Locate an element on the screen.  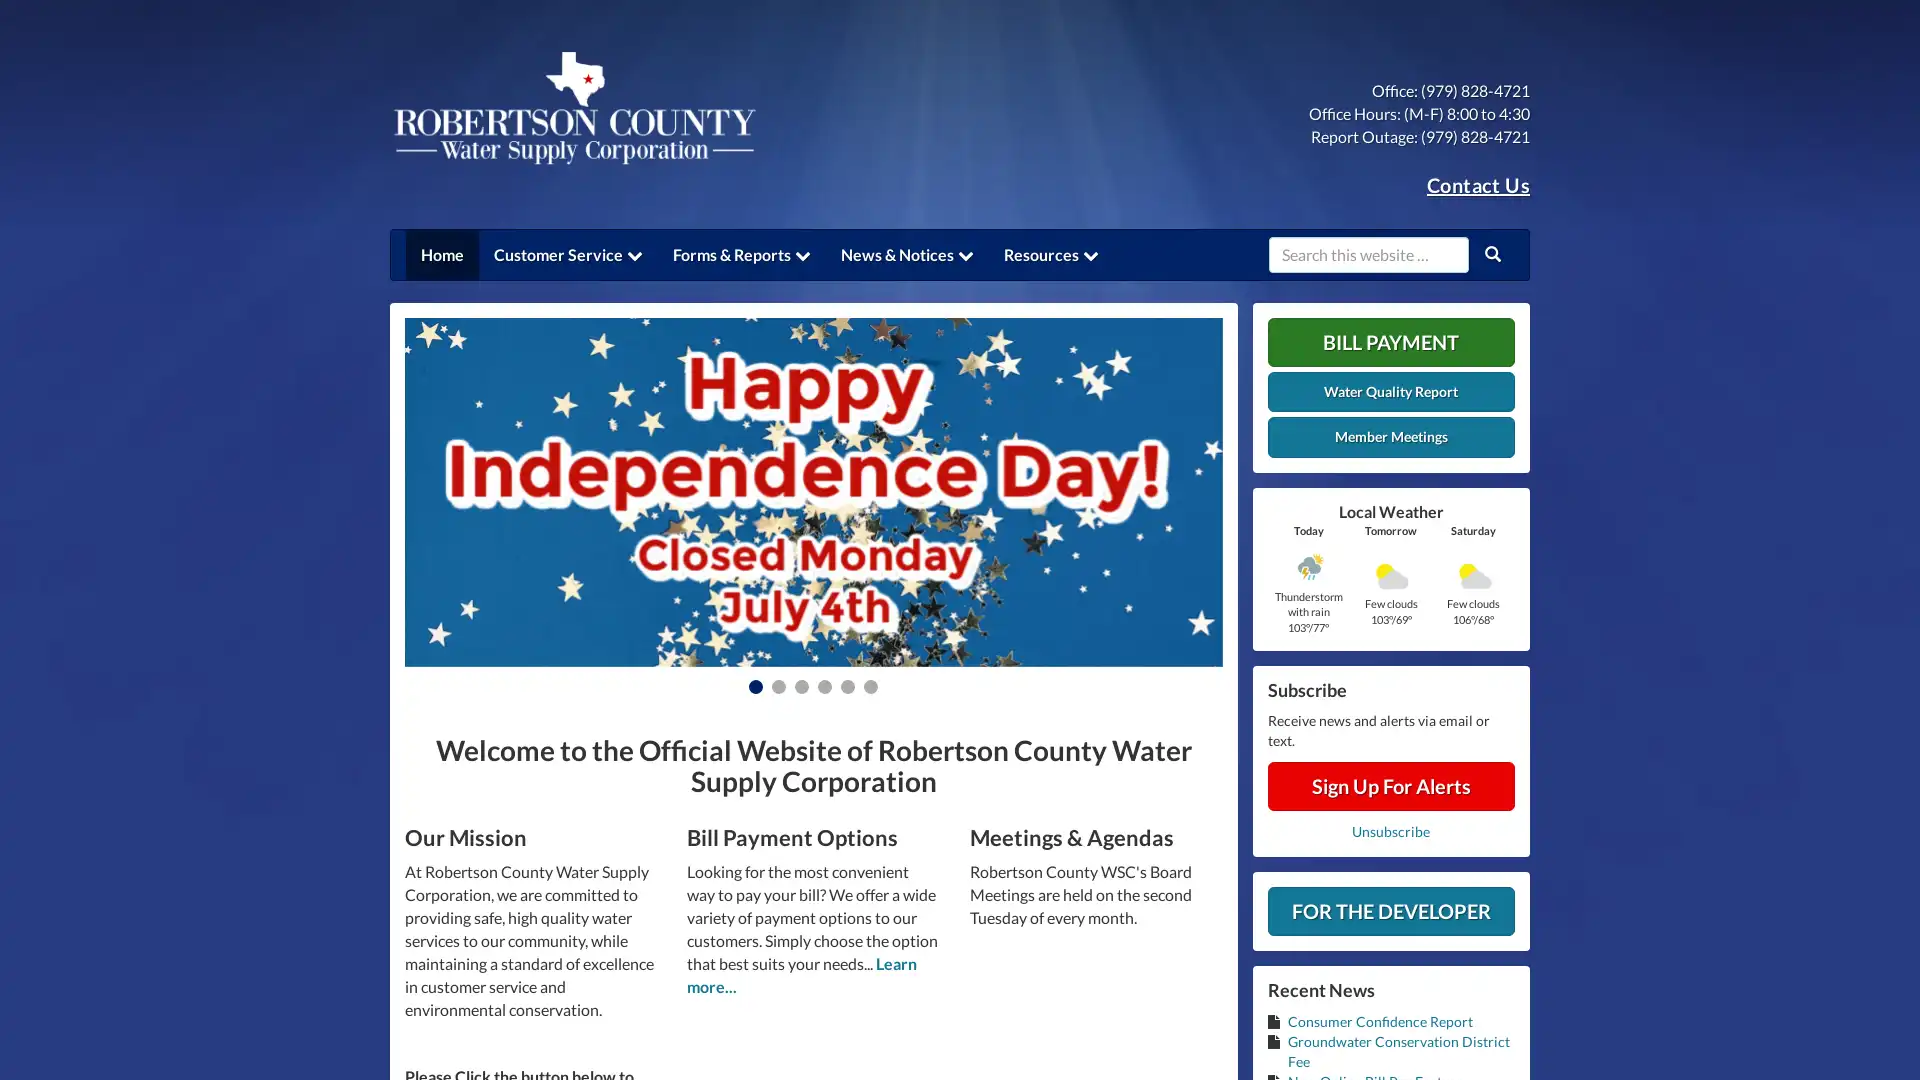
Next Slide is located at coordinates (1160, 491).